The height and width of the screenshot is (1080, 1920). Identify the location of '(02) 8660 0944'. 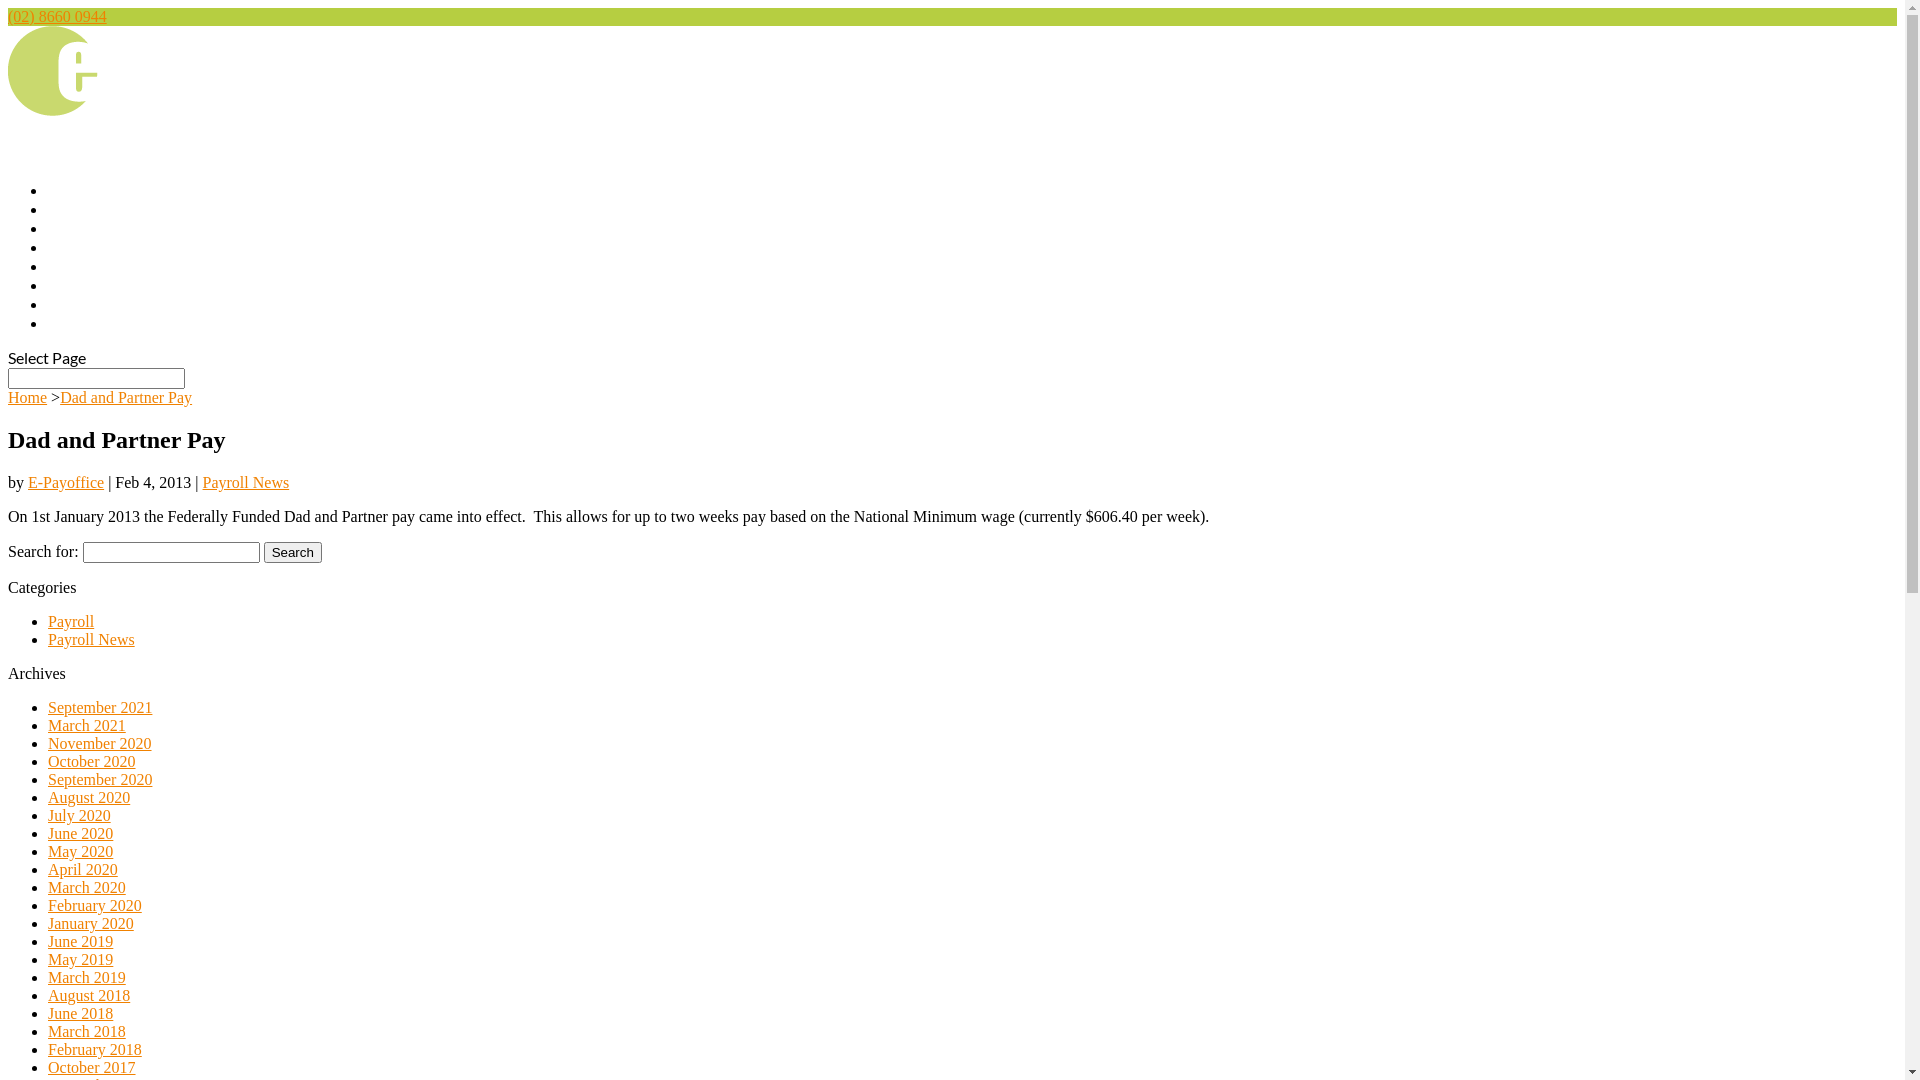
(57, 16).